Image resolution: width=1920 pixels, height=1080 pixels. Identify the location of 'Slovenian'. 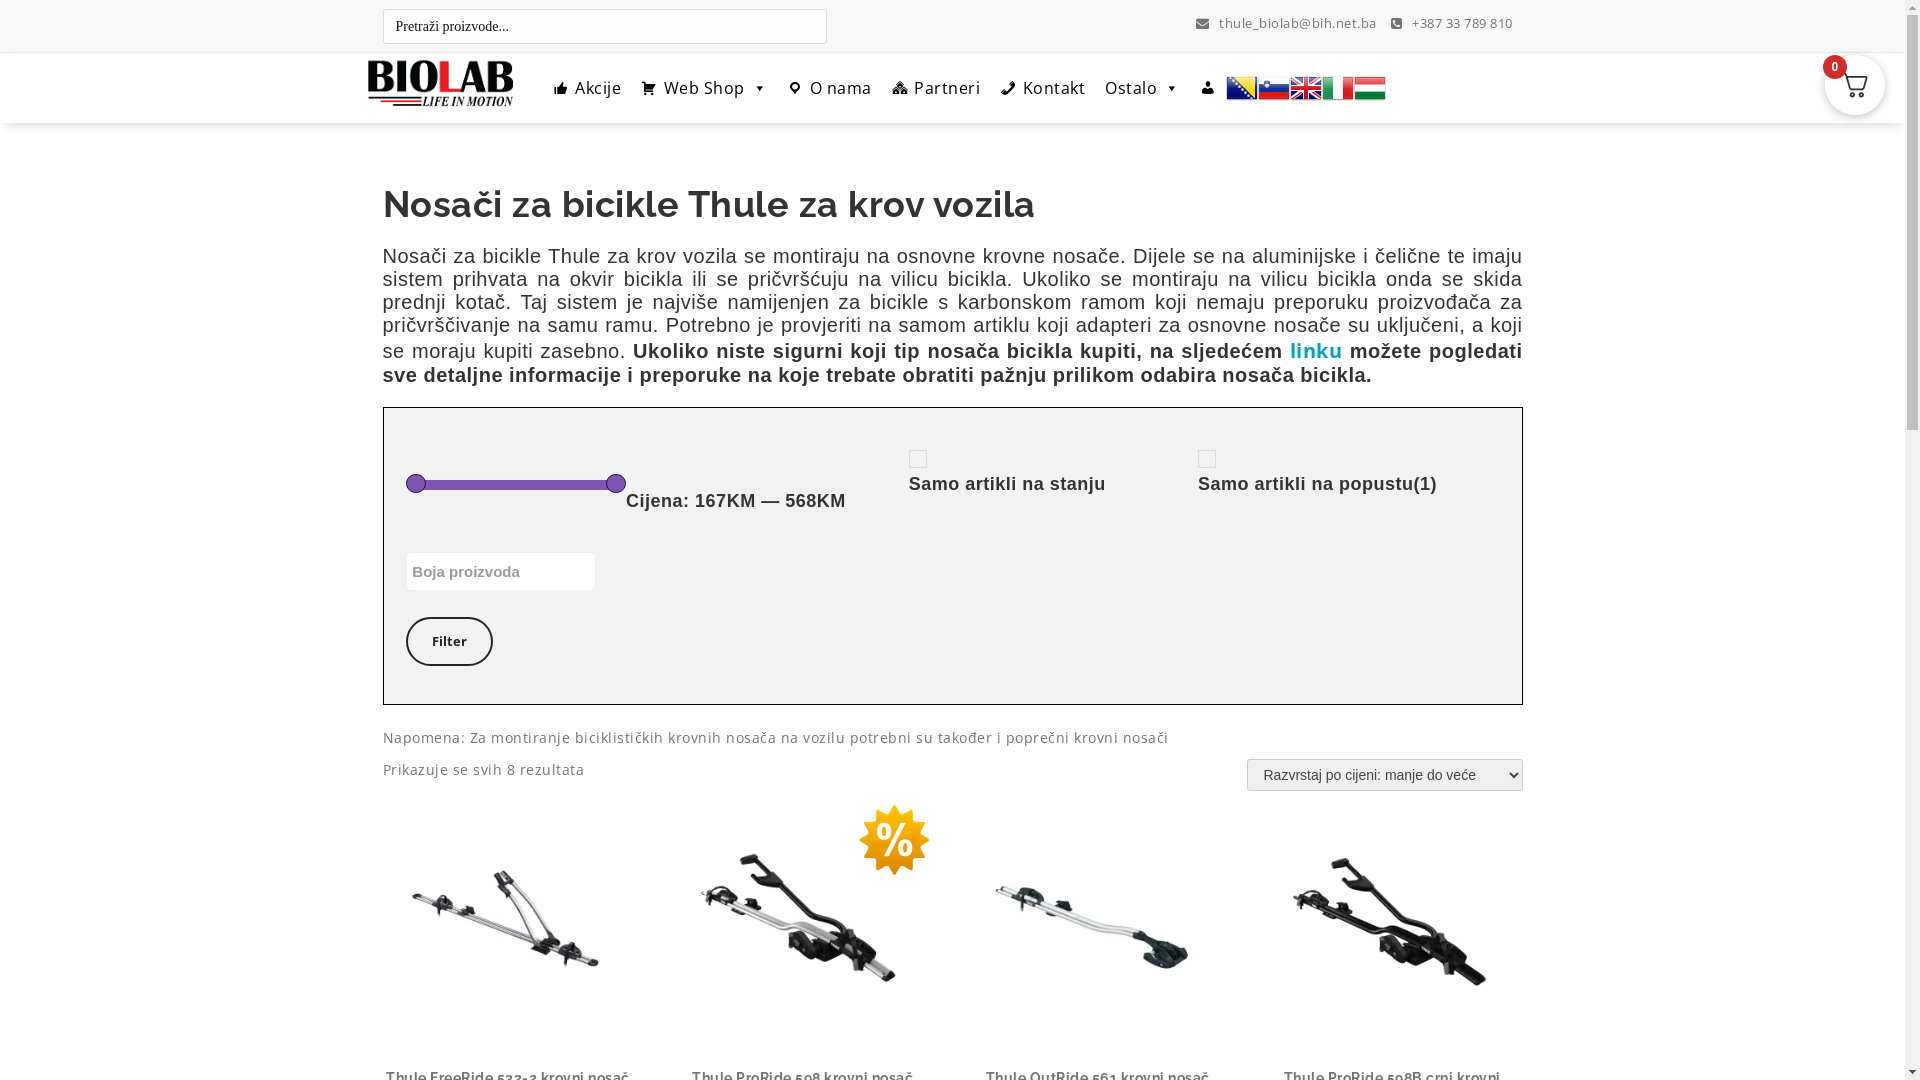
(1272, 87).